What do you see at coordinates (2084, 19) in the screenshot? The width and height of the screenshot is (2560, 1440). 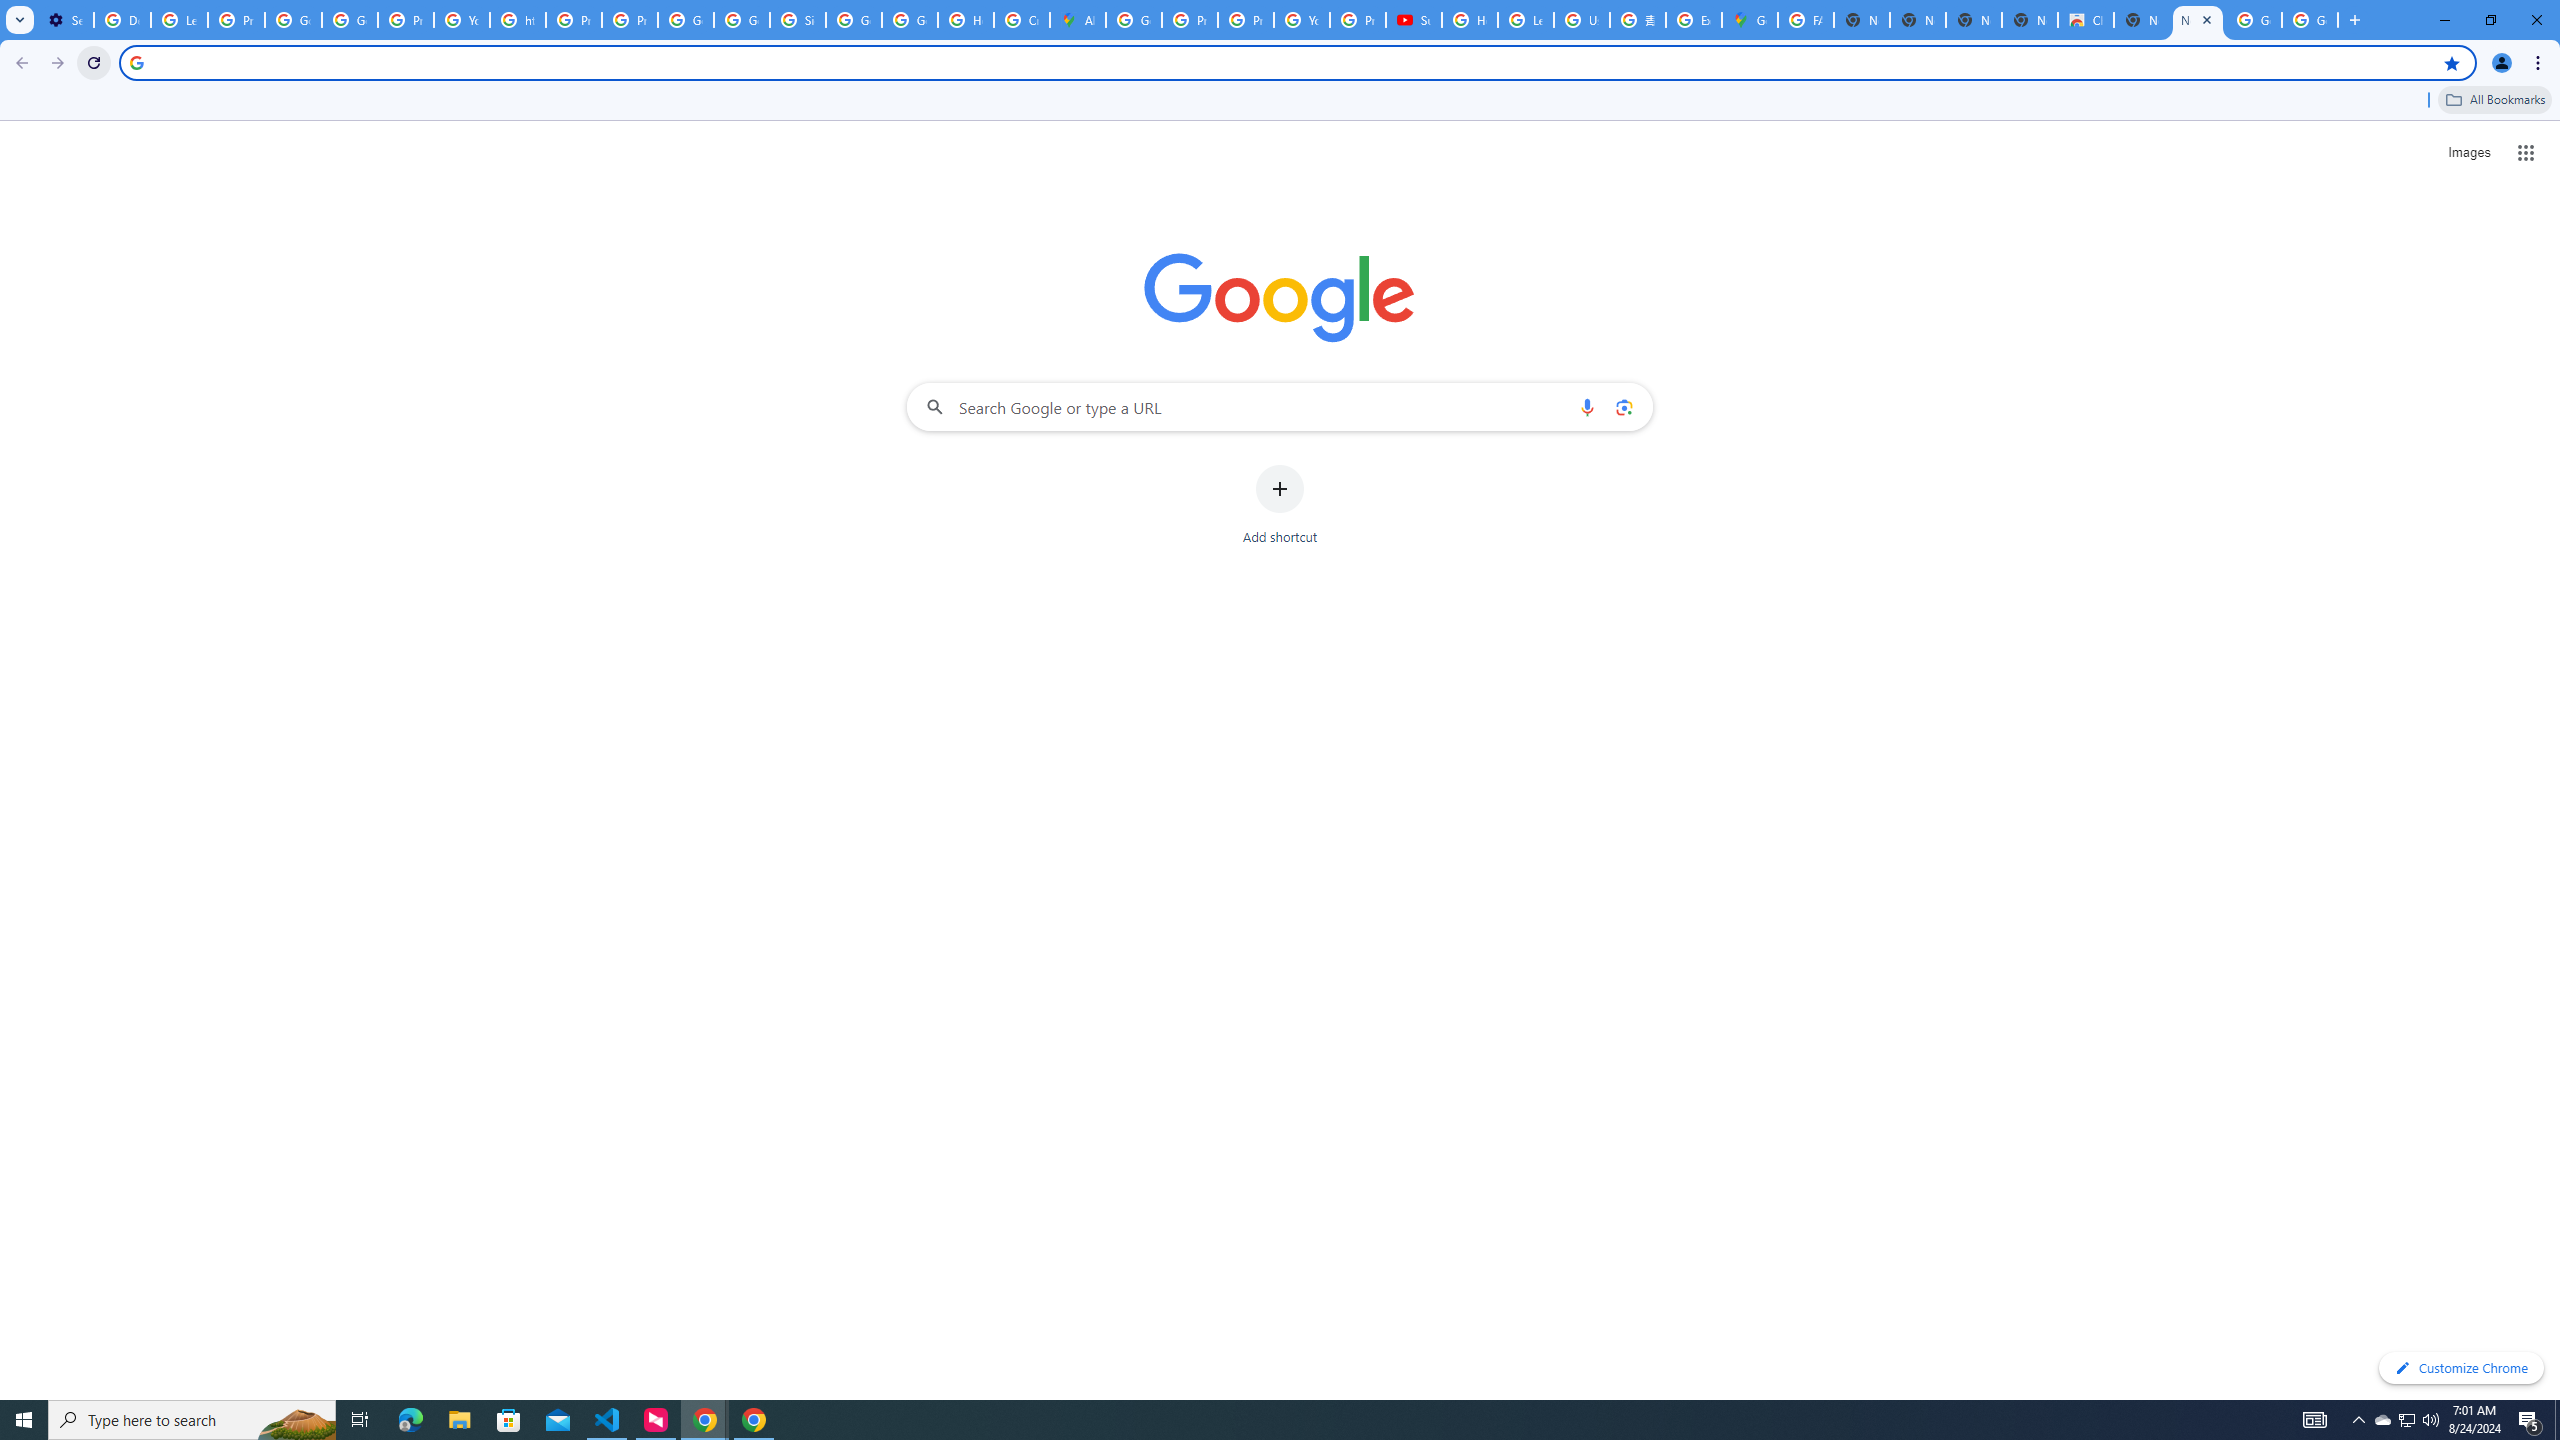 I see `'Chrome Web Store'` at bounding box center [2084, 19].